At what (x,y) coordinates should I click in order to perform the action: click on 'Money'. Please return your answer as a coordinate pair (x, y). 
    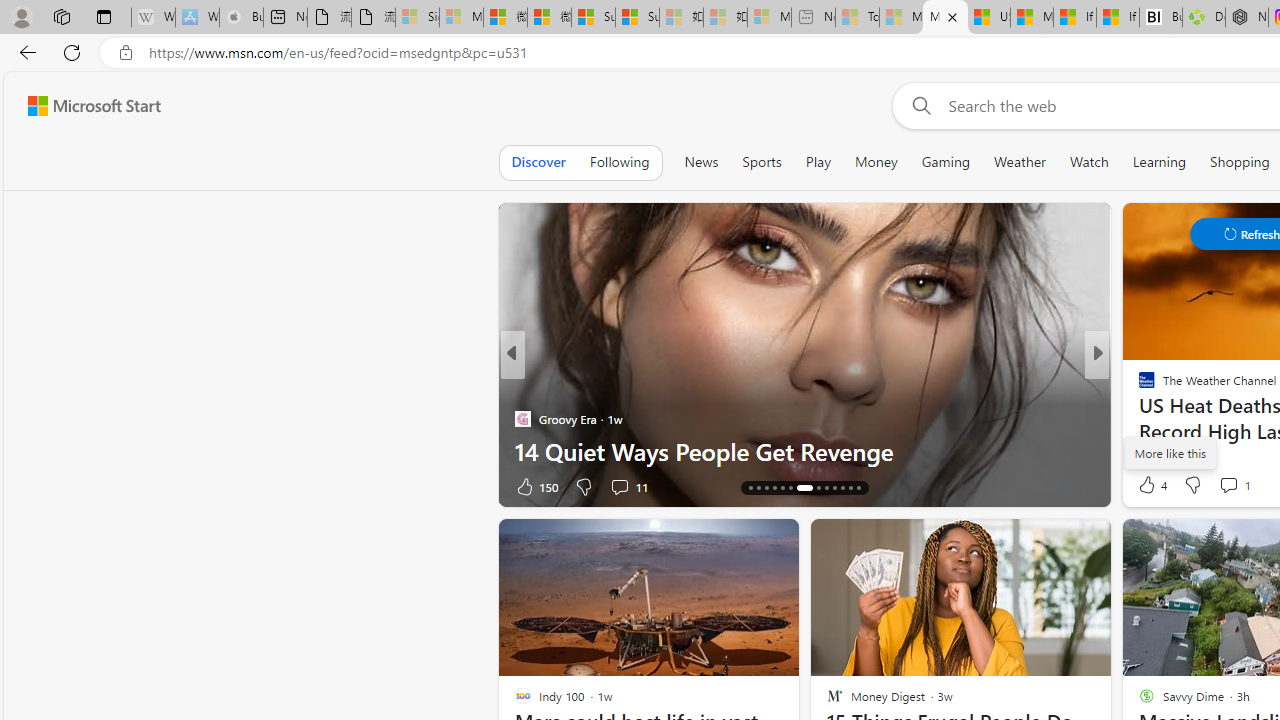
    Looking at the image, I should click on (876, 161).